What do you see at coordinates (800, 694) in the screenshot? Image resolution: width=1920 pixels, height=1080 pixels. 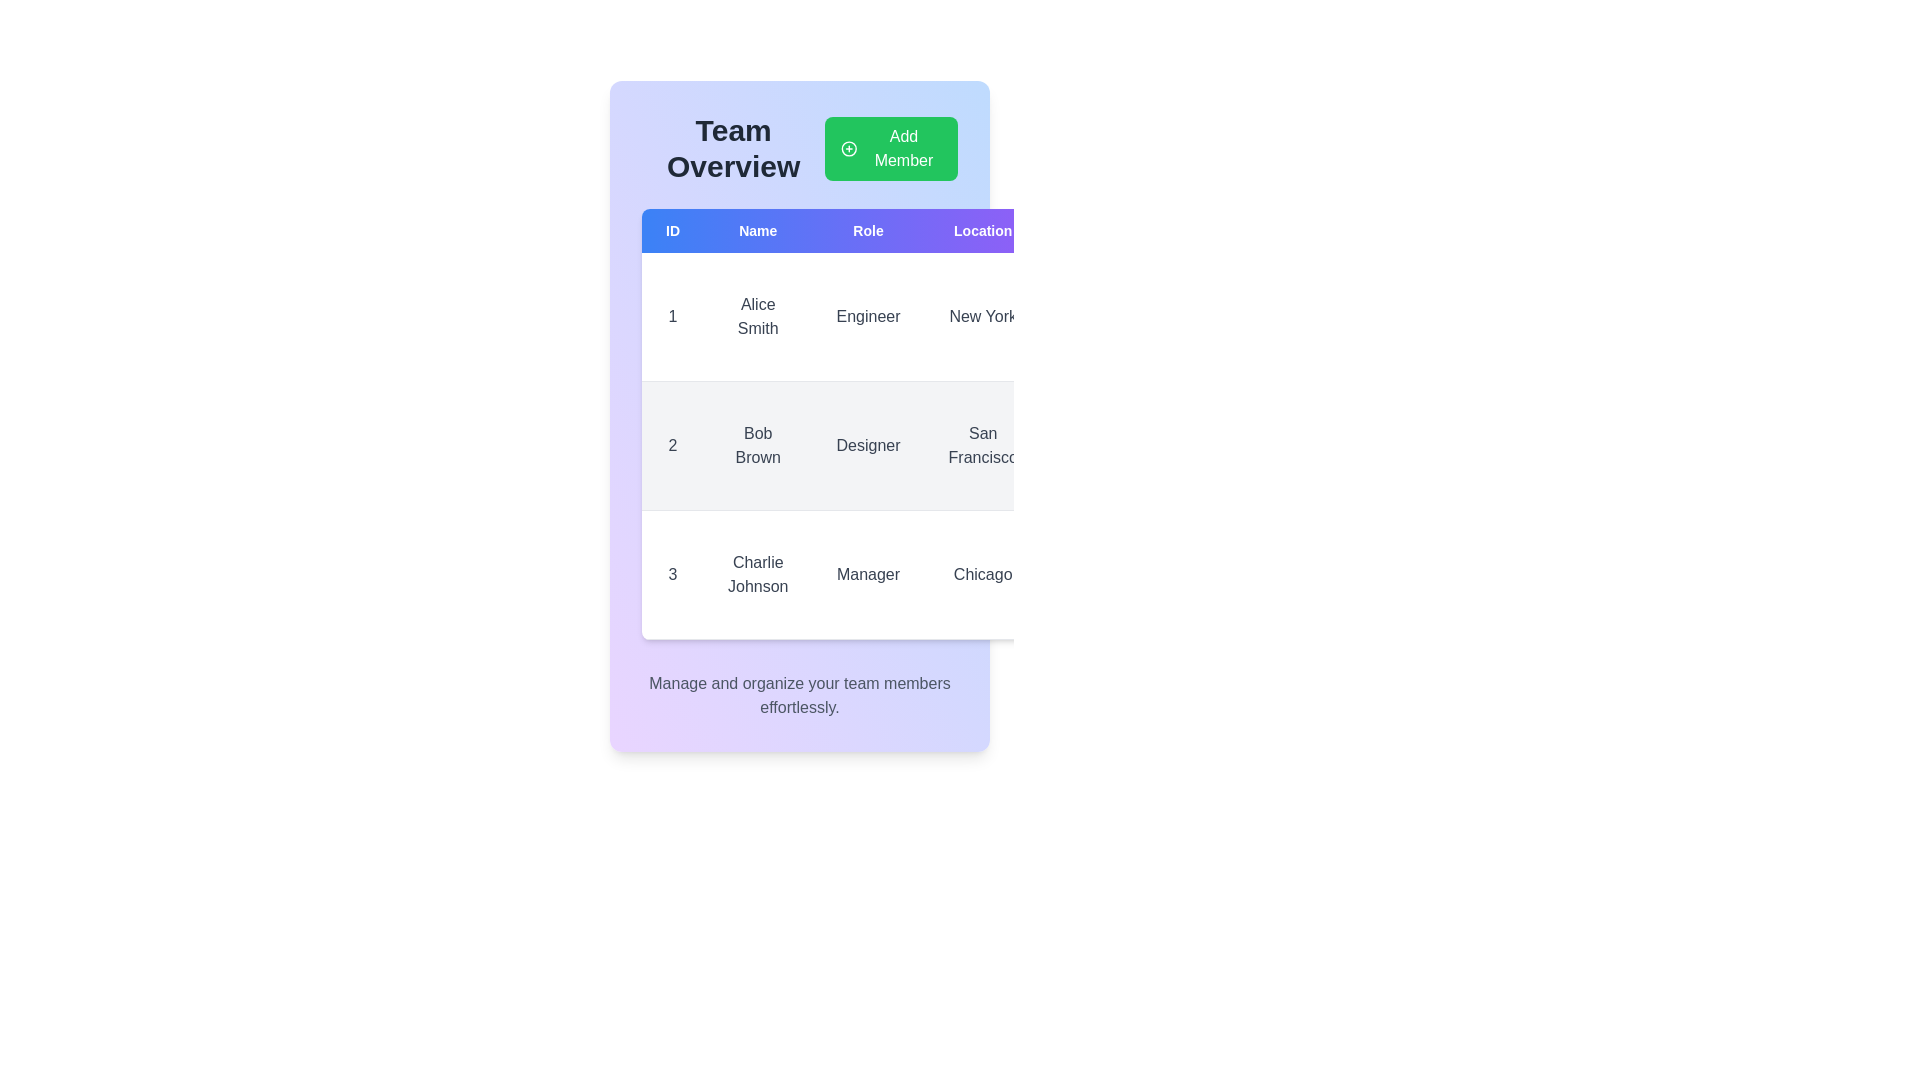 I see `the static text content located at the bottom of the card-like section that provides context for managing team members` at bounding box center [800, 694].